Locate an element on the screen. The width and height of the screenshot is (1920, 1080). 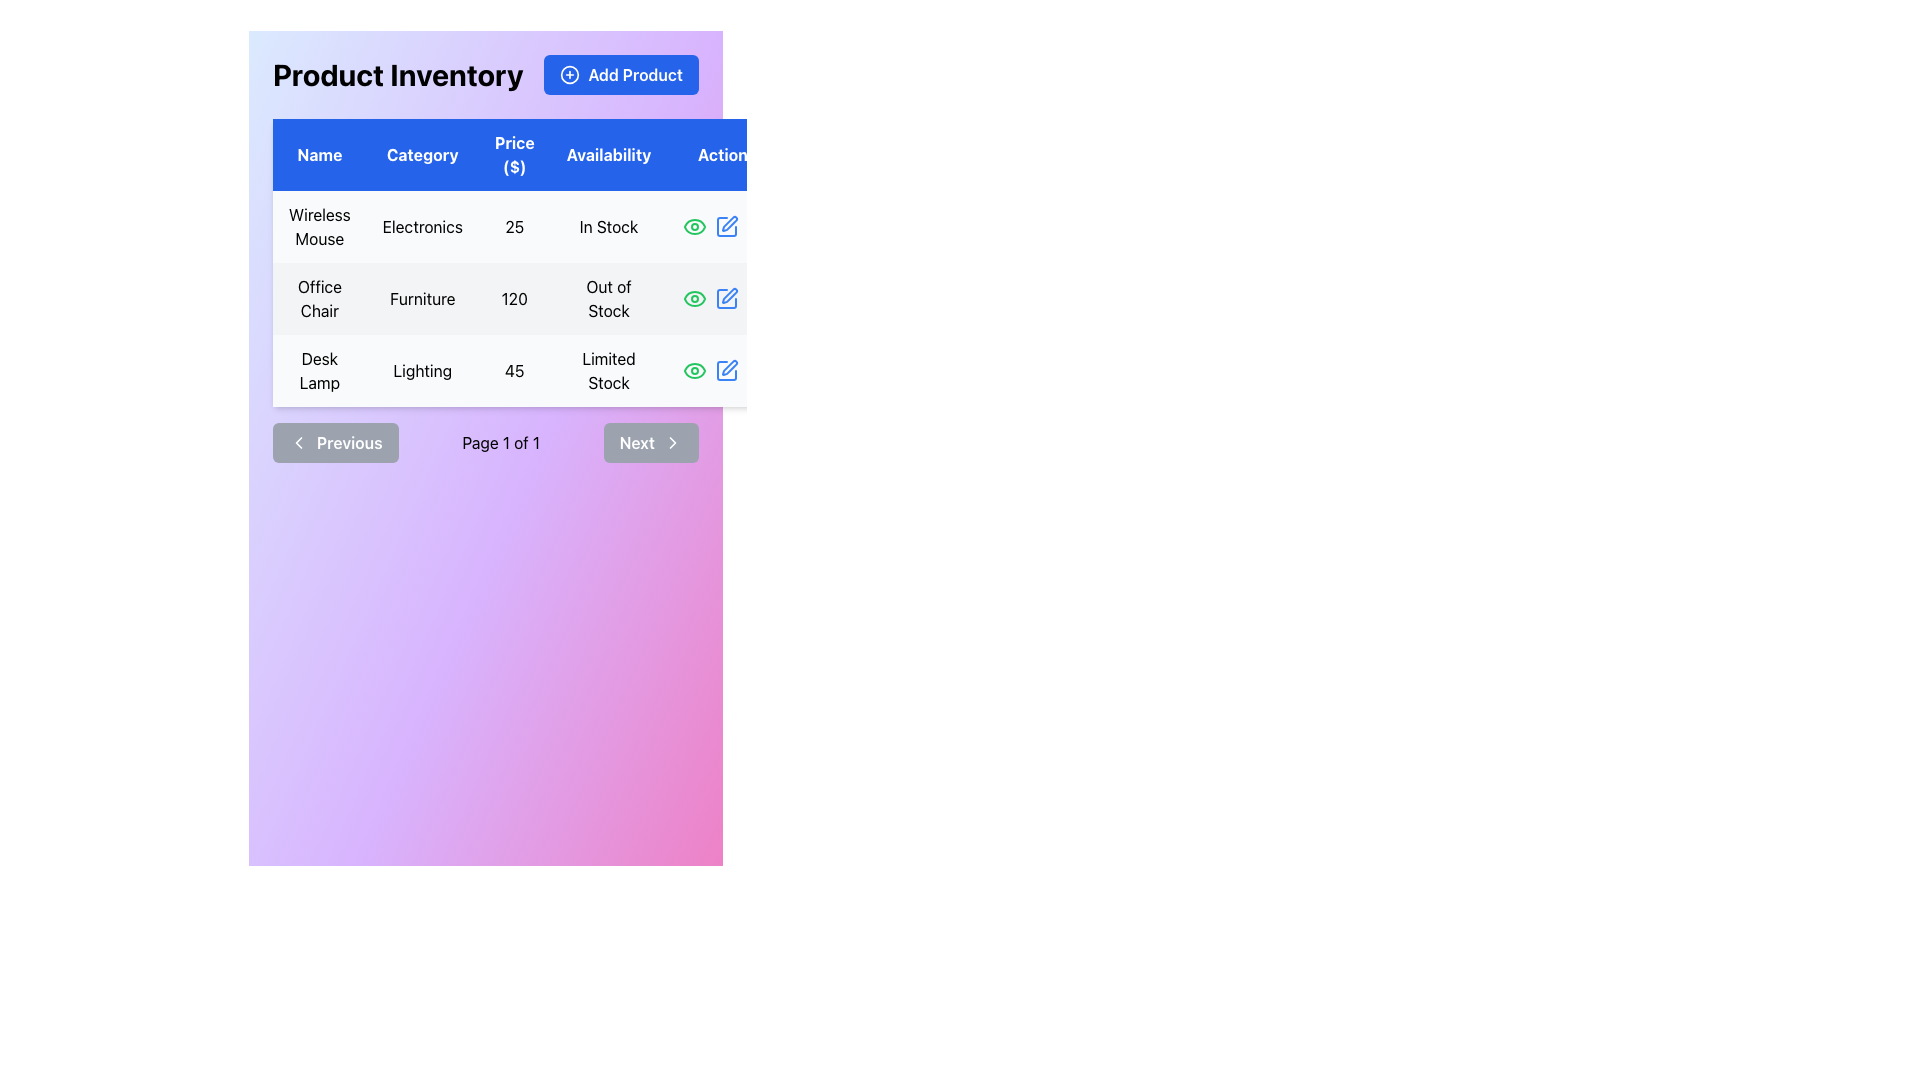
the Text Label that indicates the category column in the inventory table, which is located between the 'Name' column and the 'Price ($)' column in the header row is located at coordinates (421, 153).